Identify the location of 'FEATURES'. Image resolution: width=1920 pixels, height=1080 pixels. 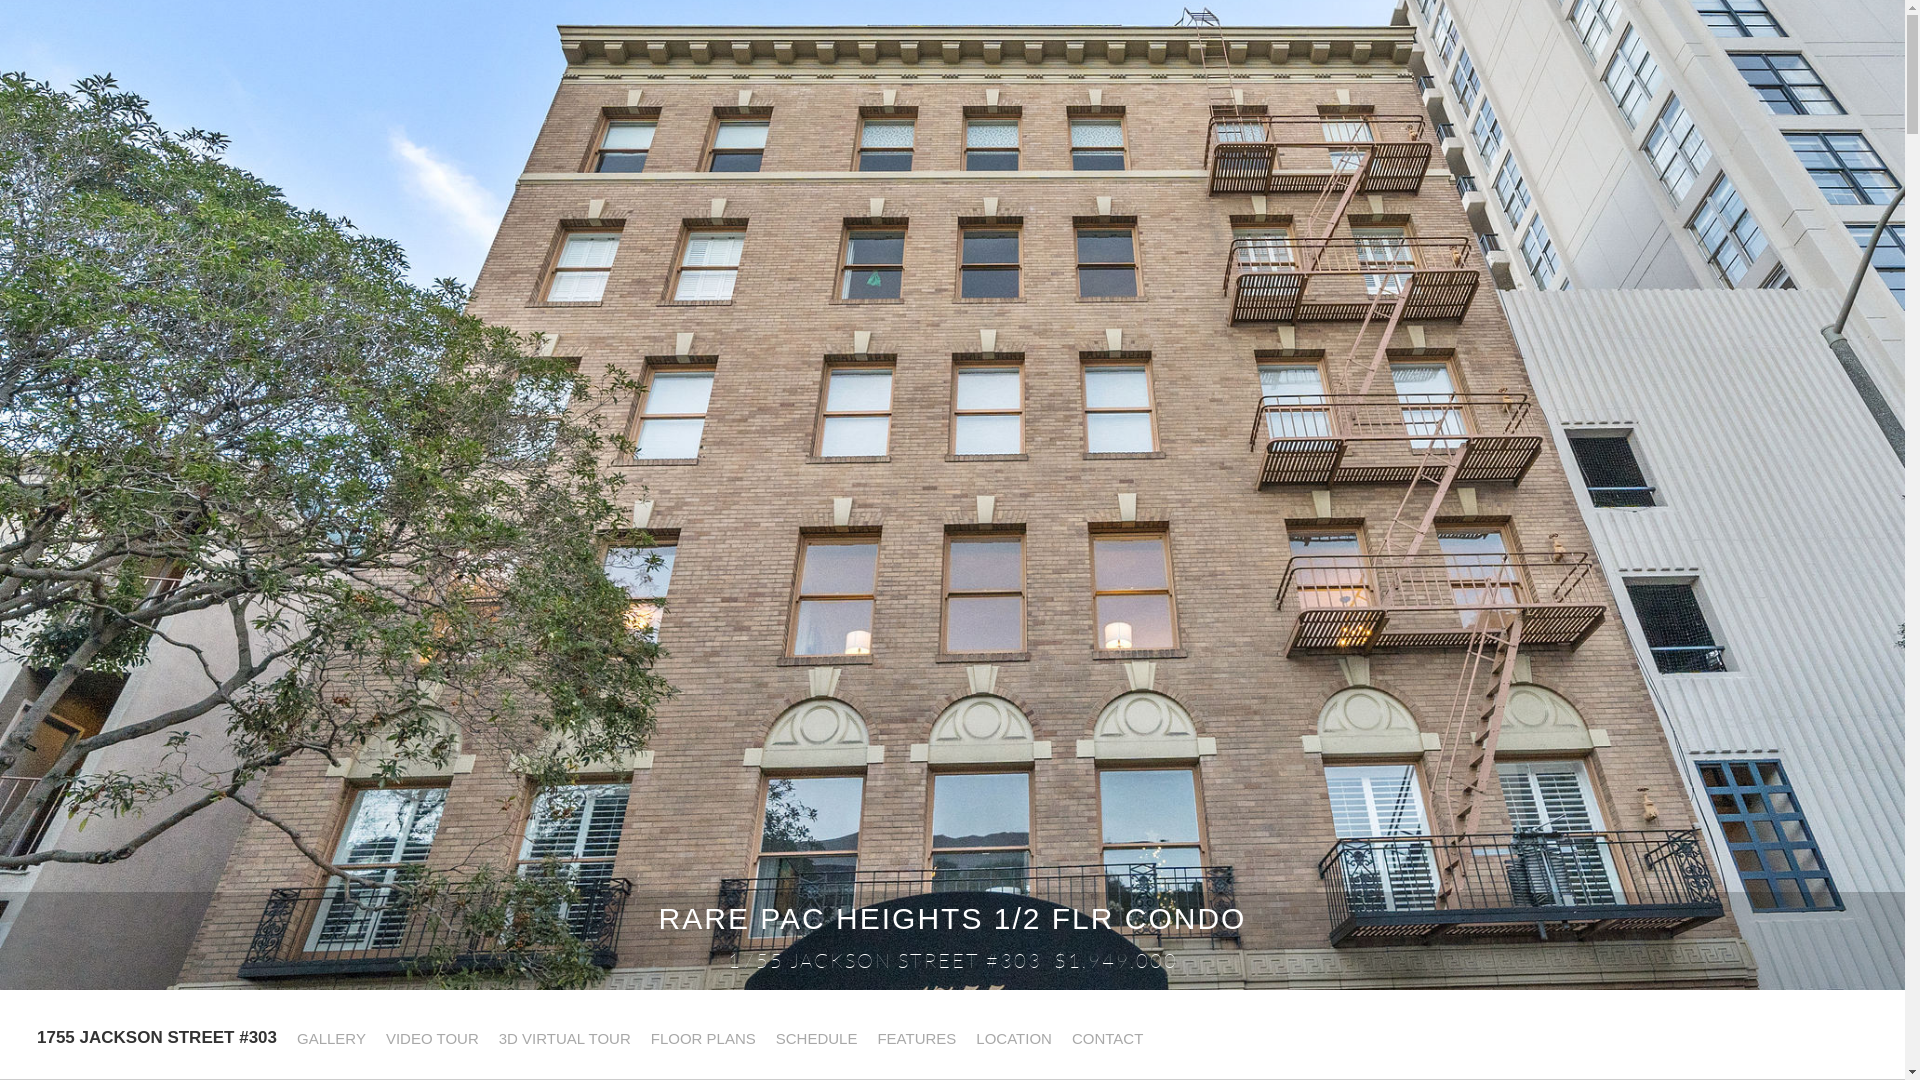
(914, 1037).